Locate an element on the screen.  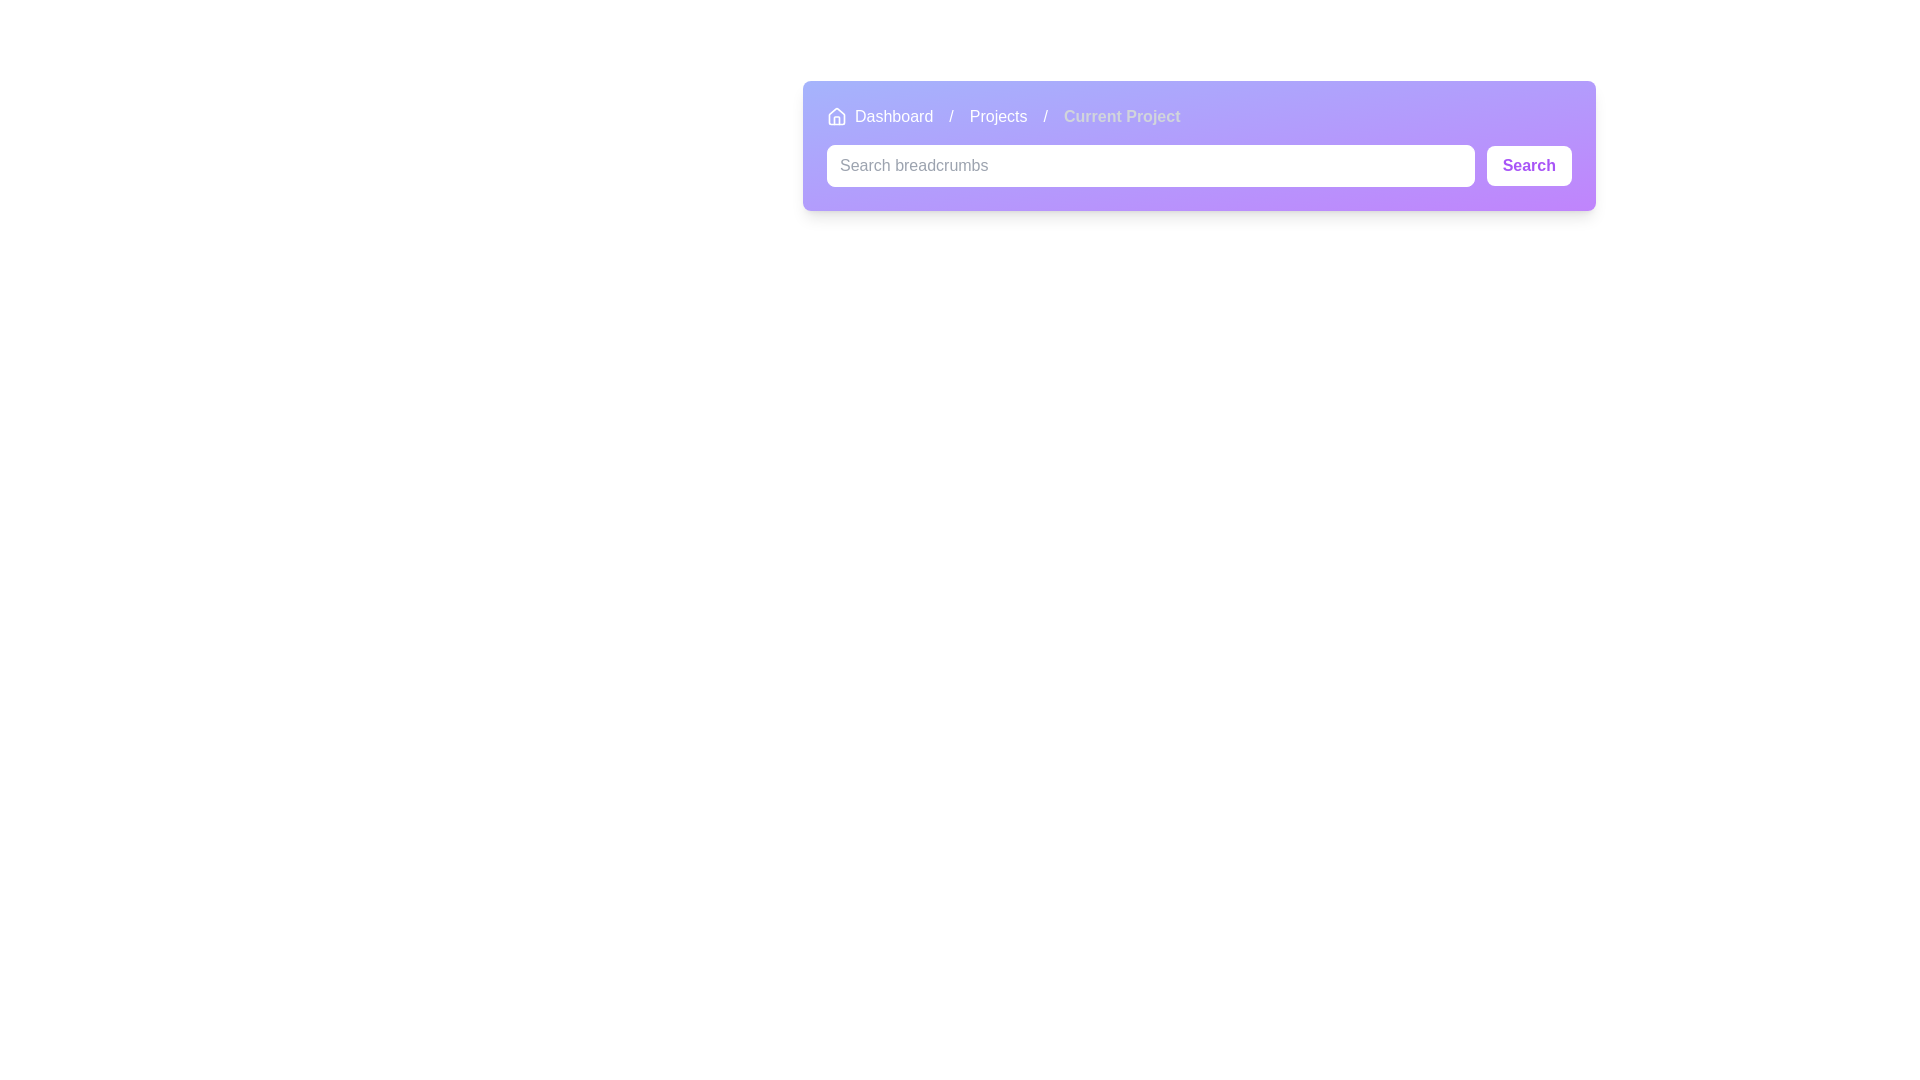
the 'Dashboard' text label in the breadcrumb navigation bar, which is styled with white text and accompanied by a house icon is located at coordinates (880, 116).